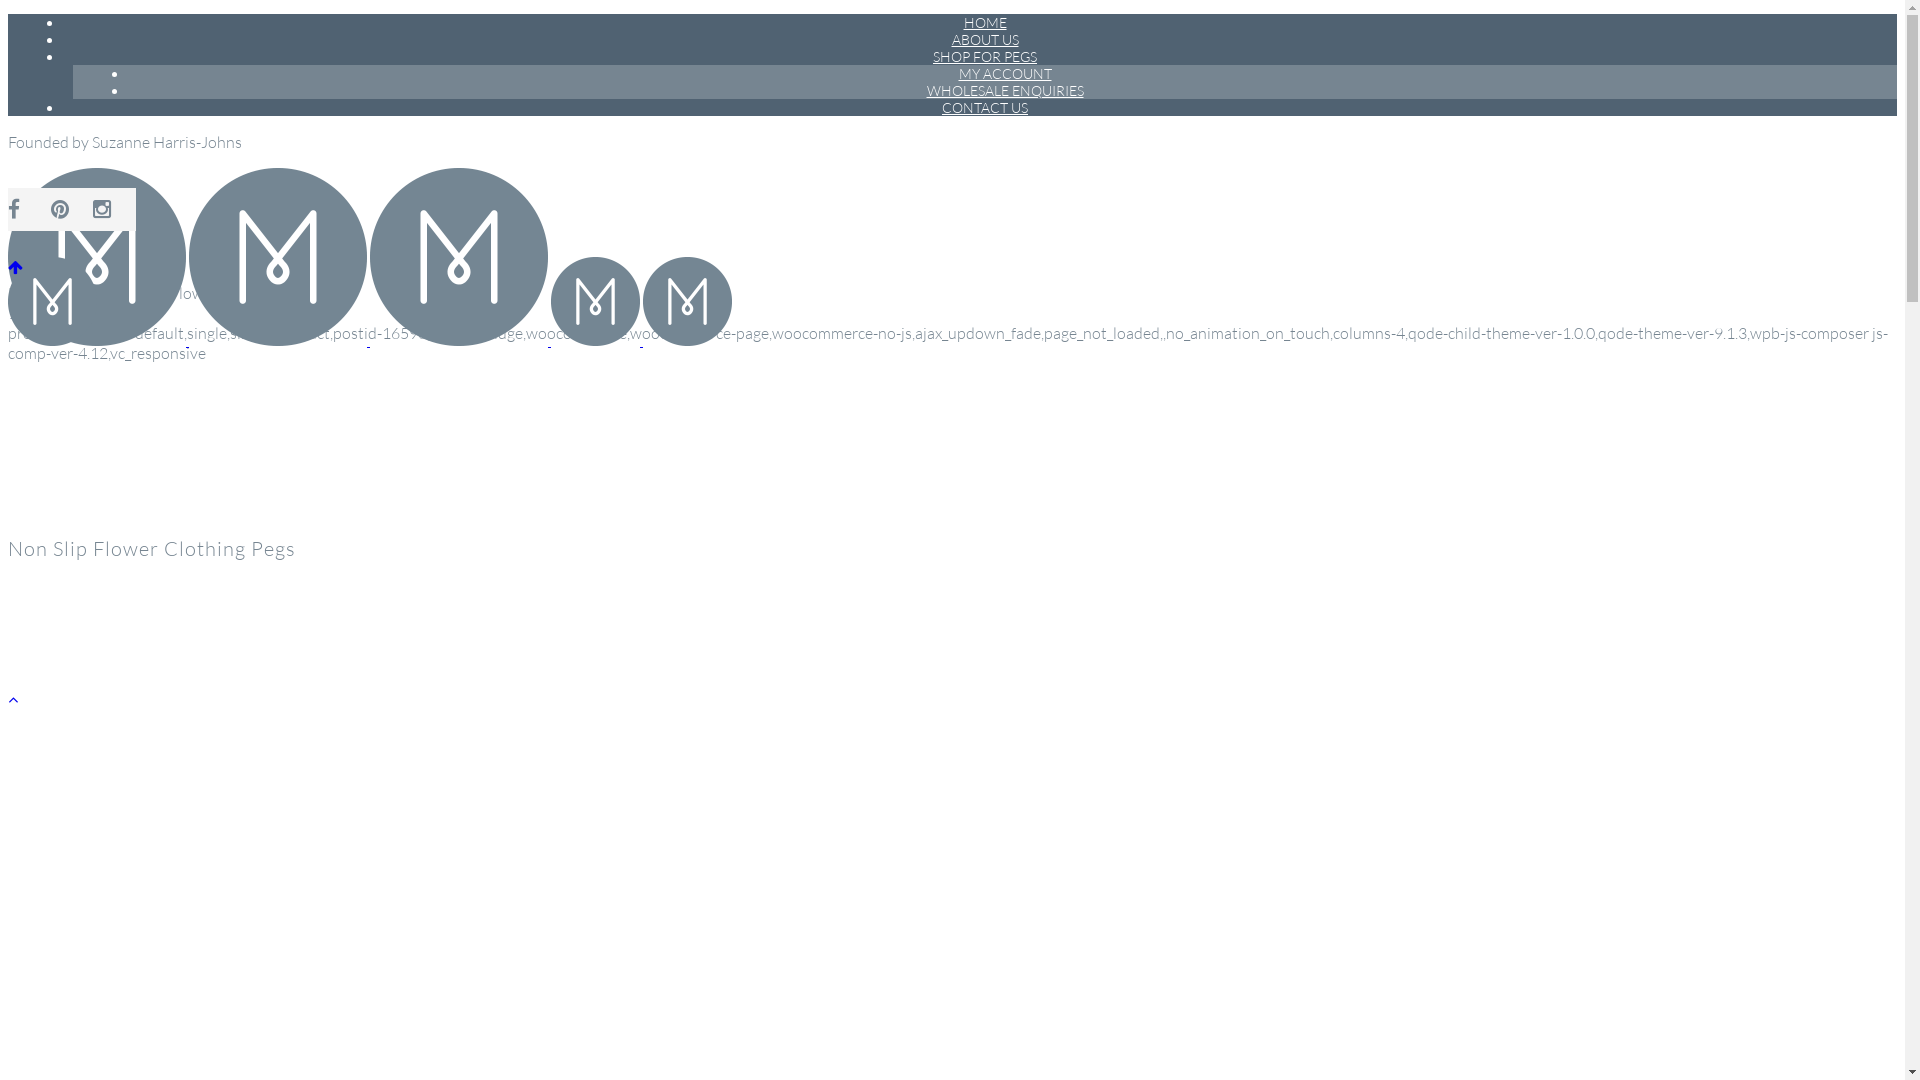 This screenshot has width=1920, height=1080. What do you see at coordinates (984, 22) in the screenshot?
I see `'HOME'` at bounding box center [984, 22].